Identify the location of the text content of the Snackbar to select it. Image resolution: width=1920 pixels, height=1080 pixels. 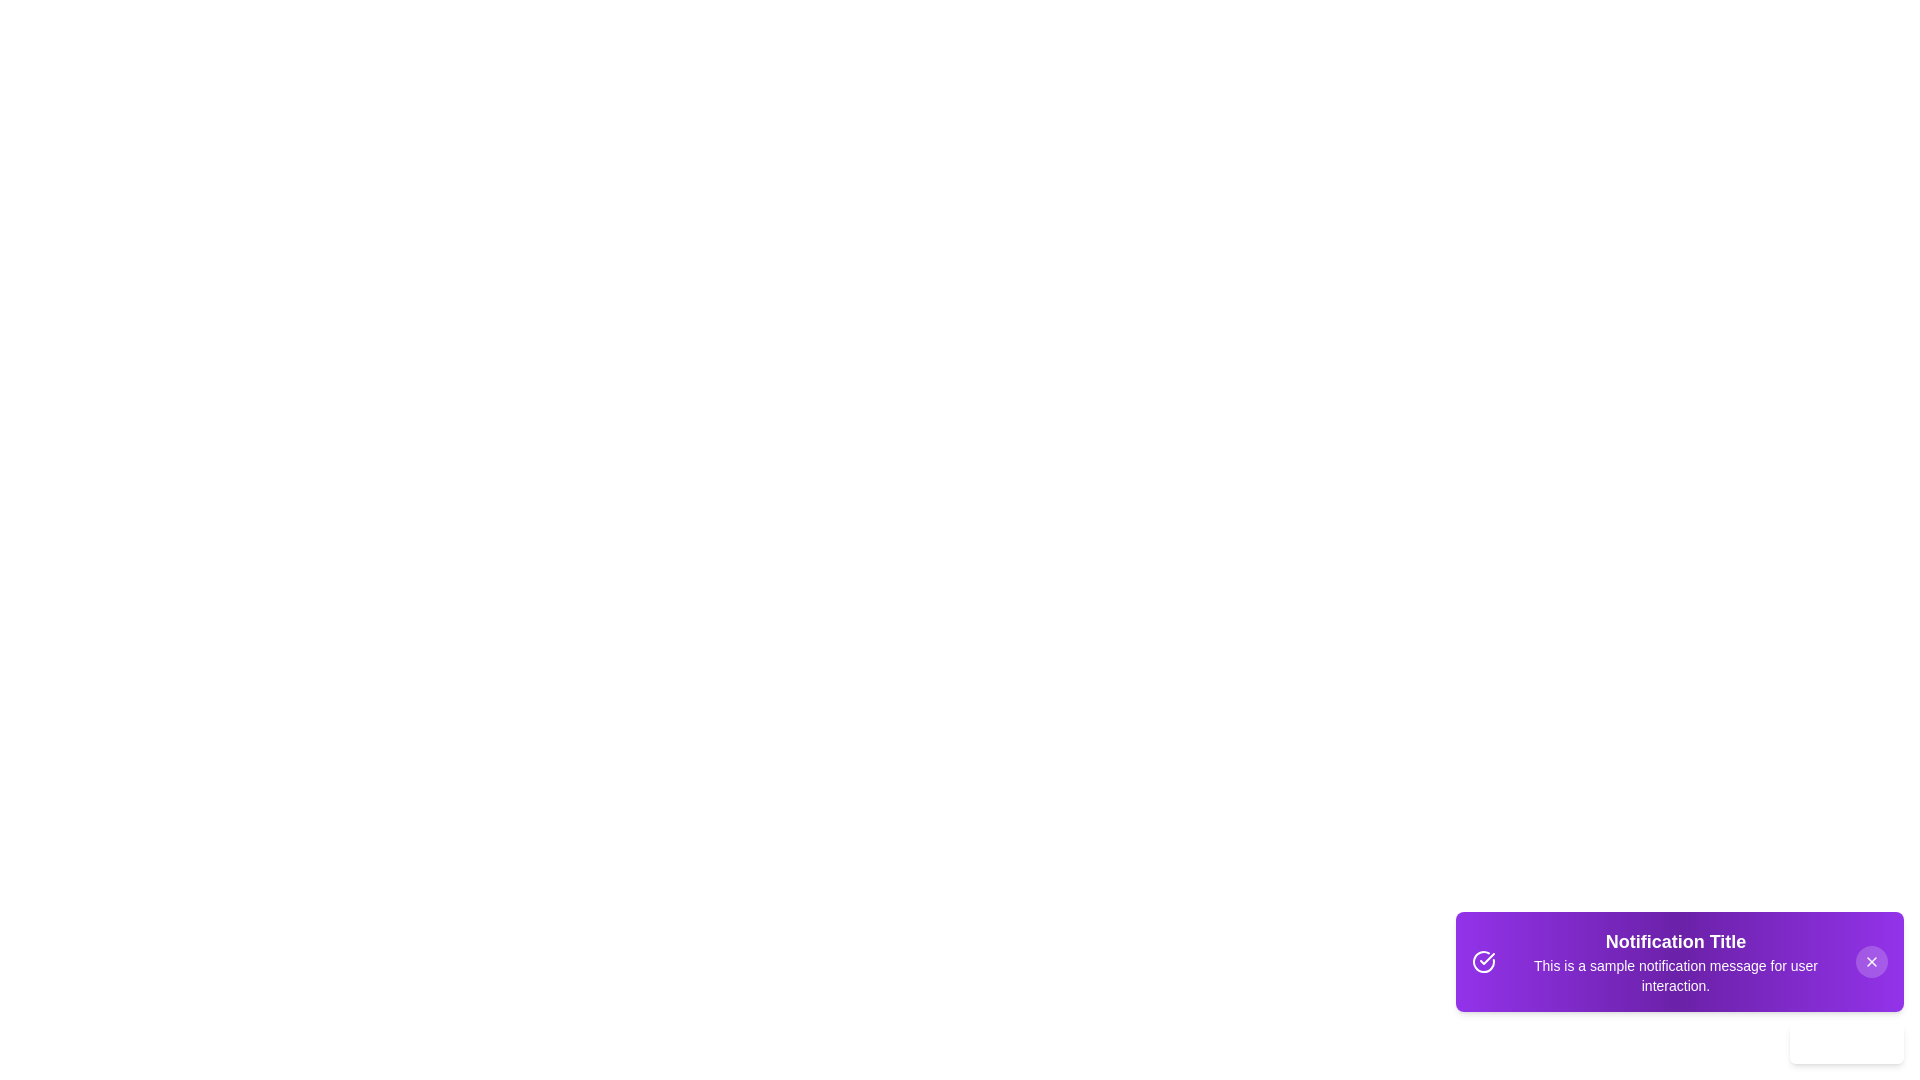
(1675, 960).